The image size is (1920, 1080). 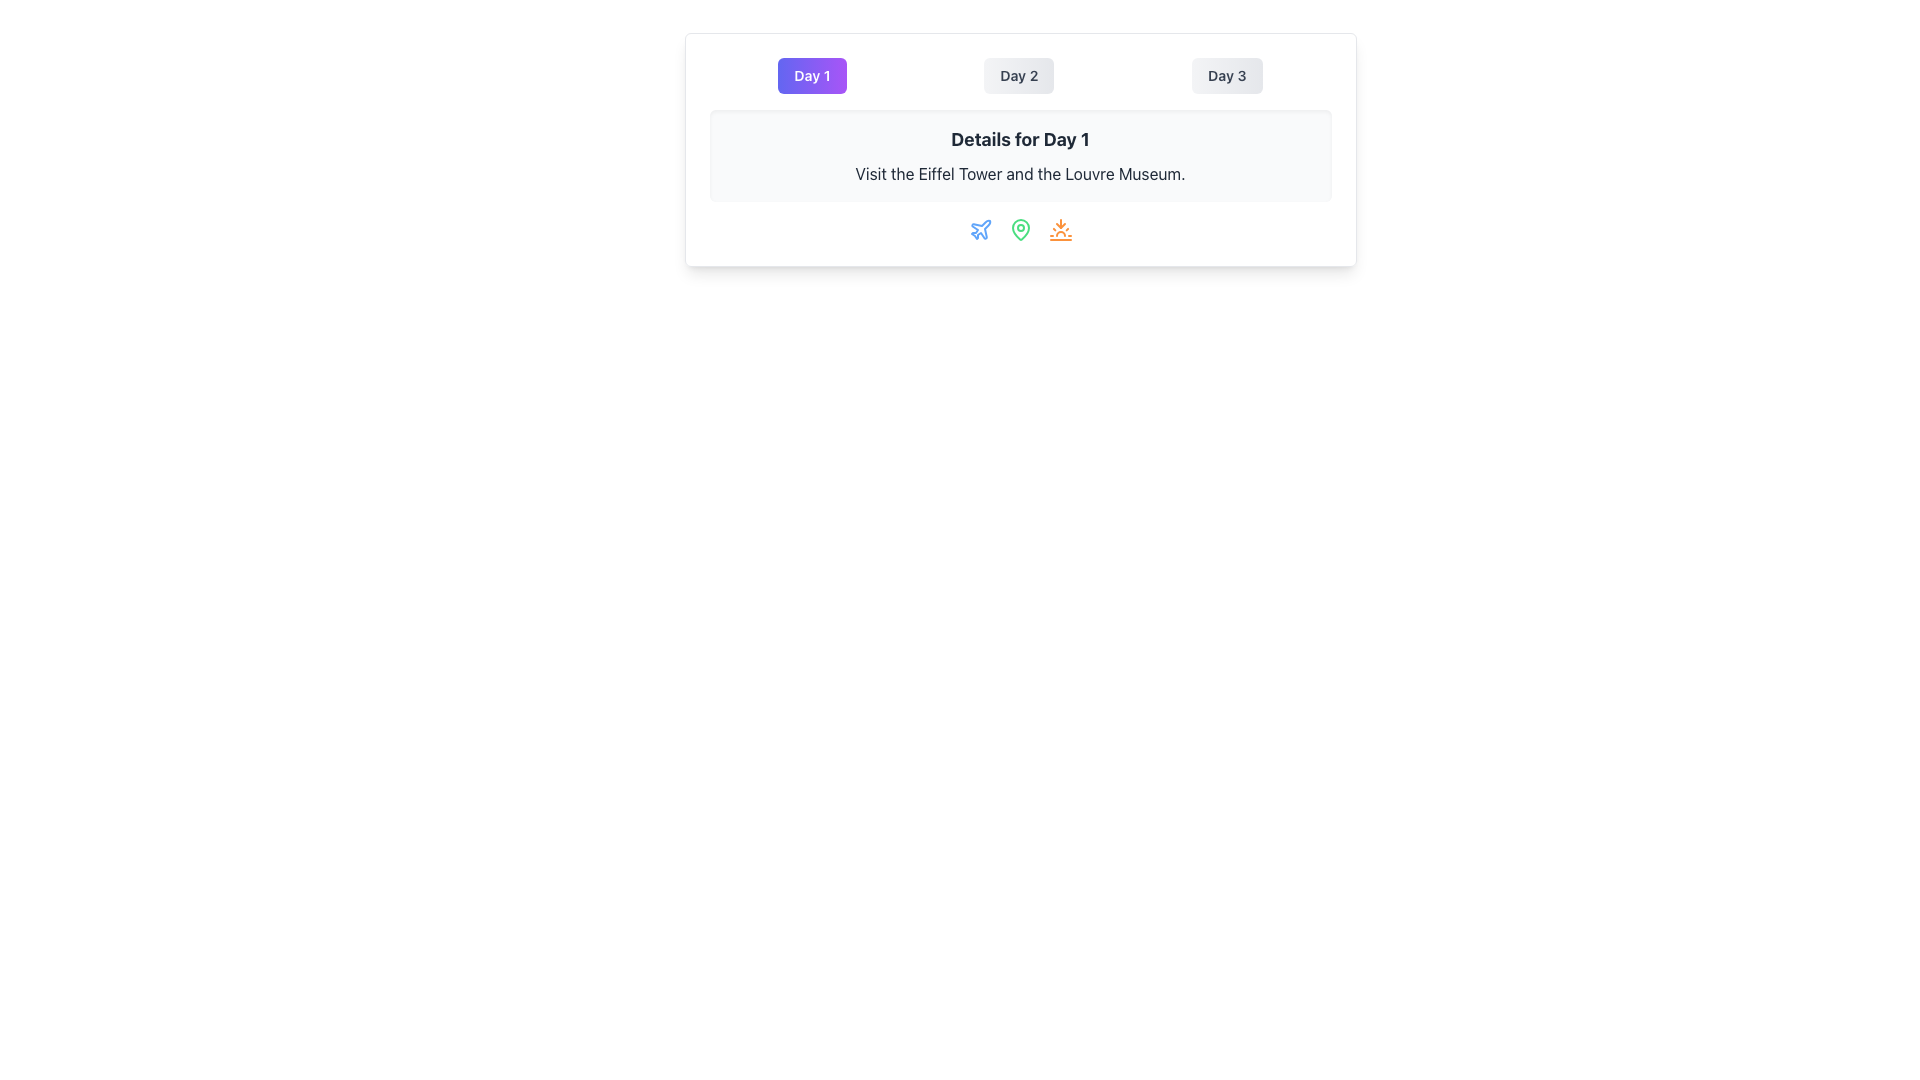 I want to click on the 'Day 1' button, which is the leftmost button with a gradient background and white text, so click(x=812, y=75).